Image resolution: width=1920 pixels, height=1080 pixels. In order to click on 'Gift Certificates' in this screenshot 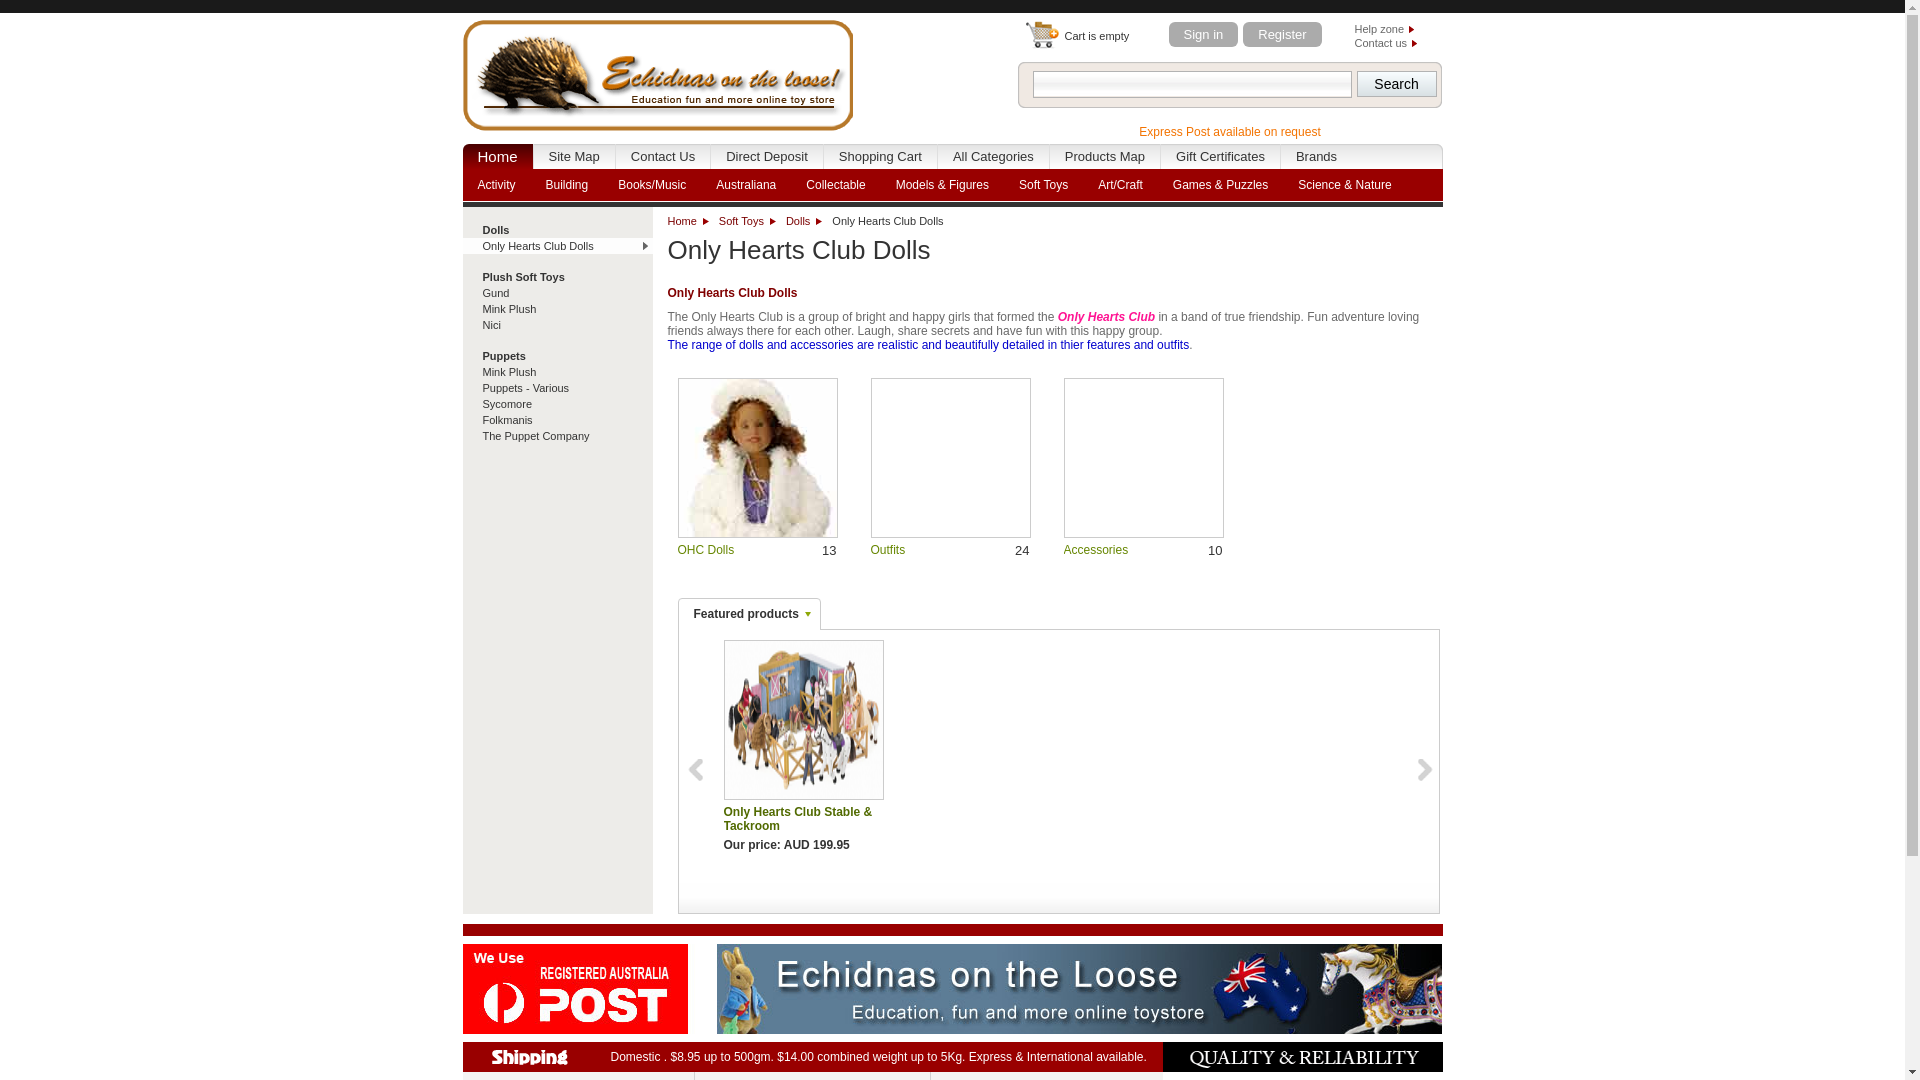, I will do `click(1161, 155)`.